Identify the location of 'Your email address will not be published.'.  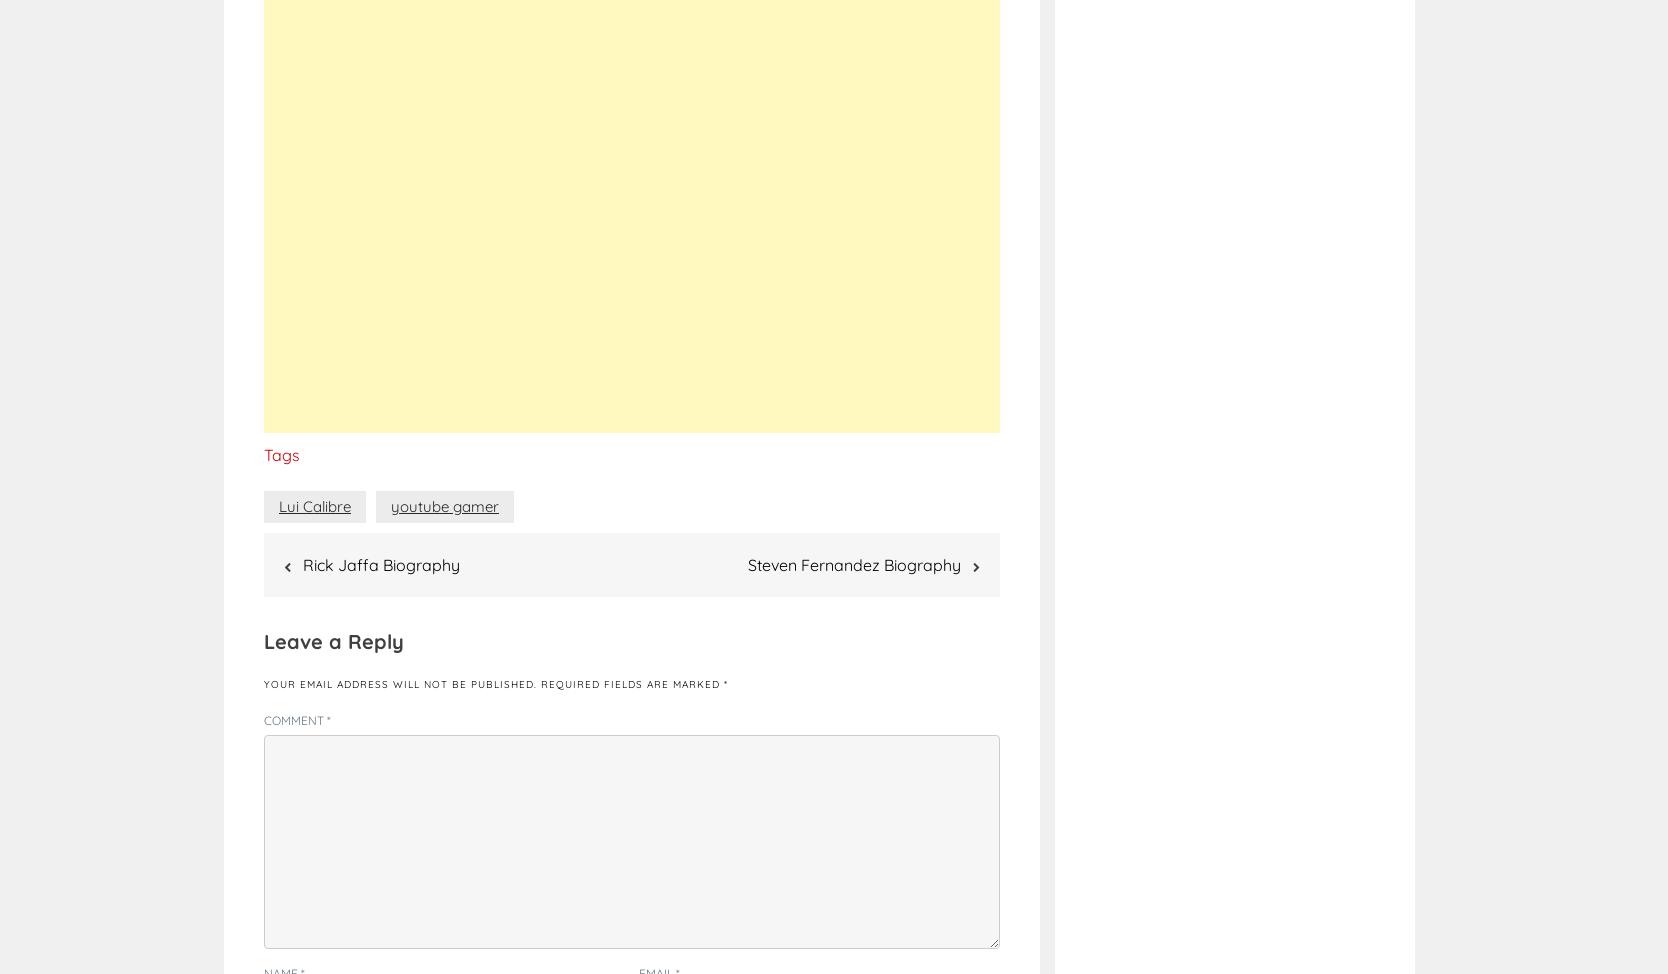
(263, 684).